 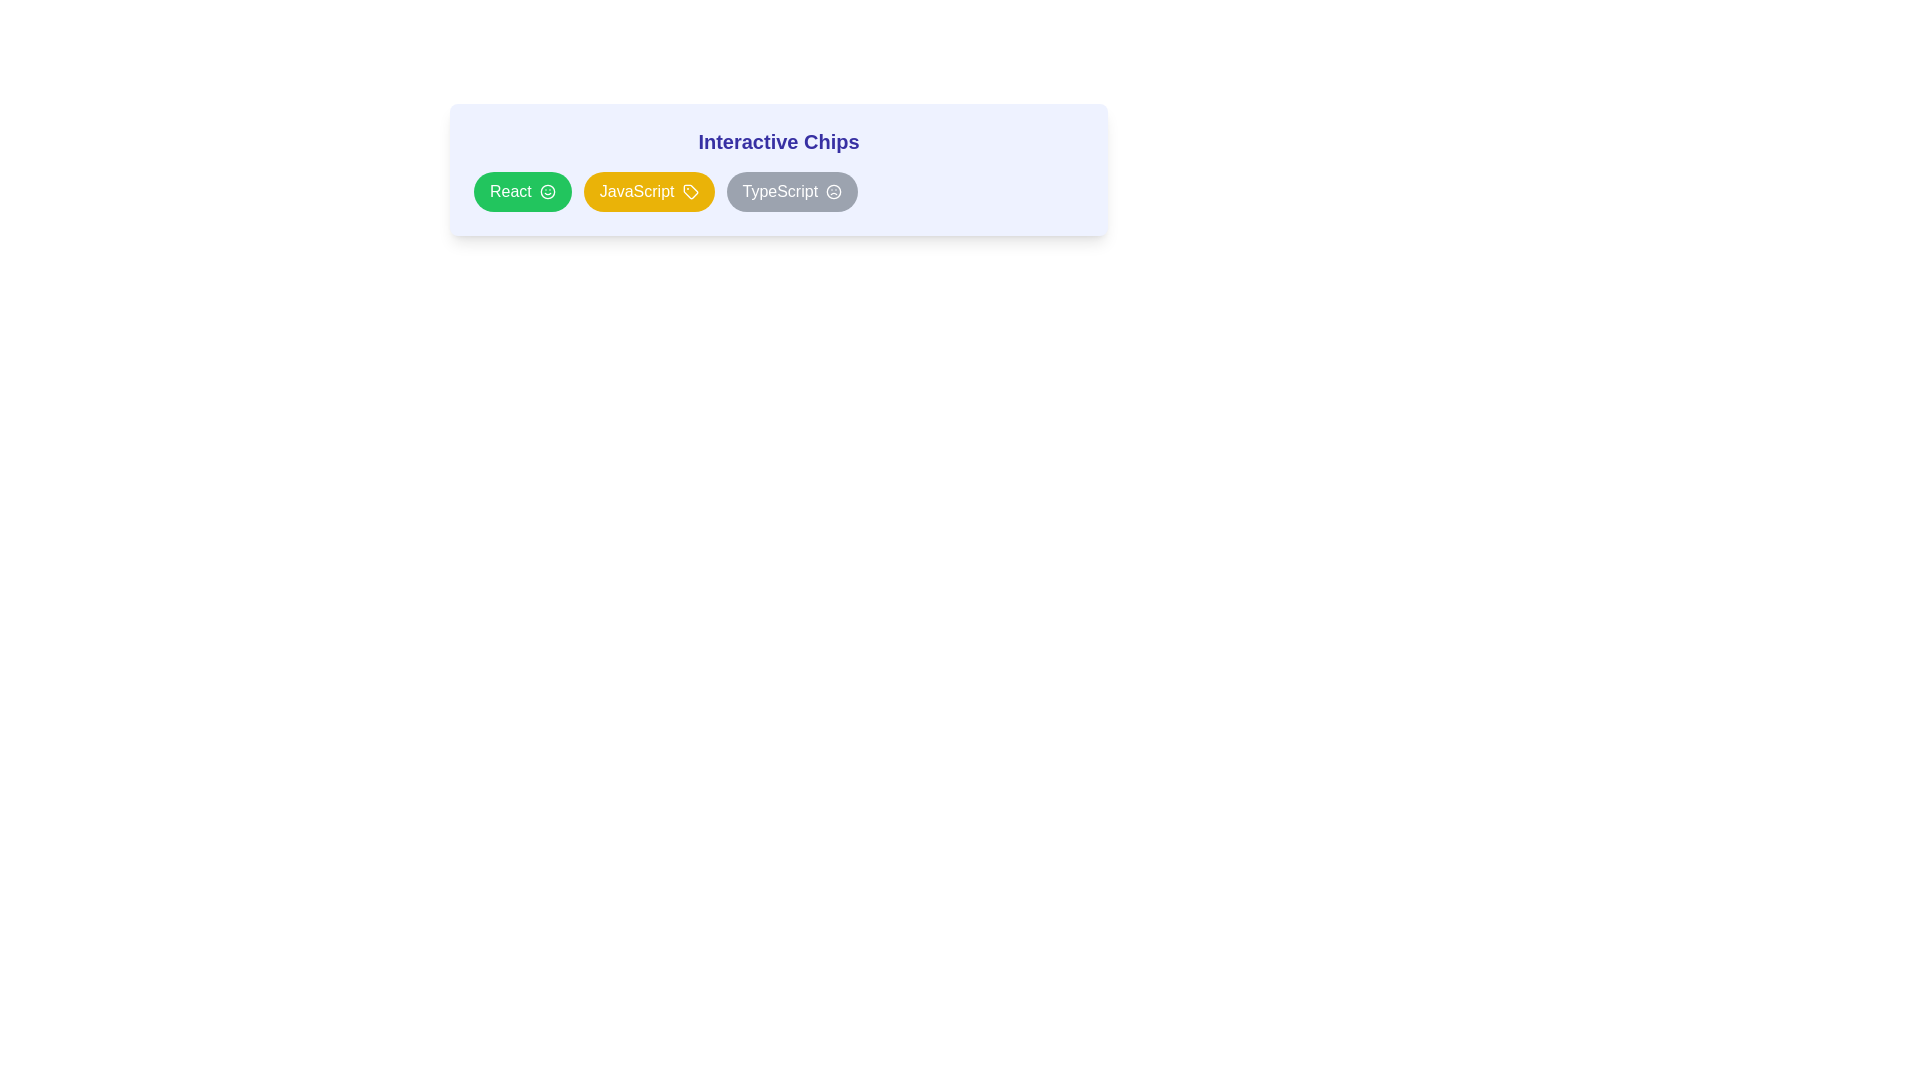 I want to click on the frown face icon located at the rightmost edge of the 'TypeScript' chip, which indicates a negative state, so click(x=834, y=192).